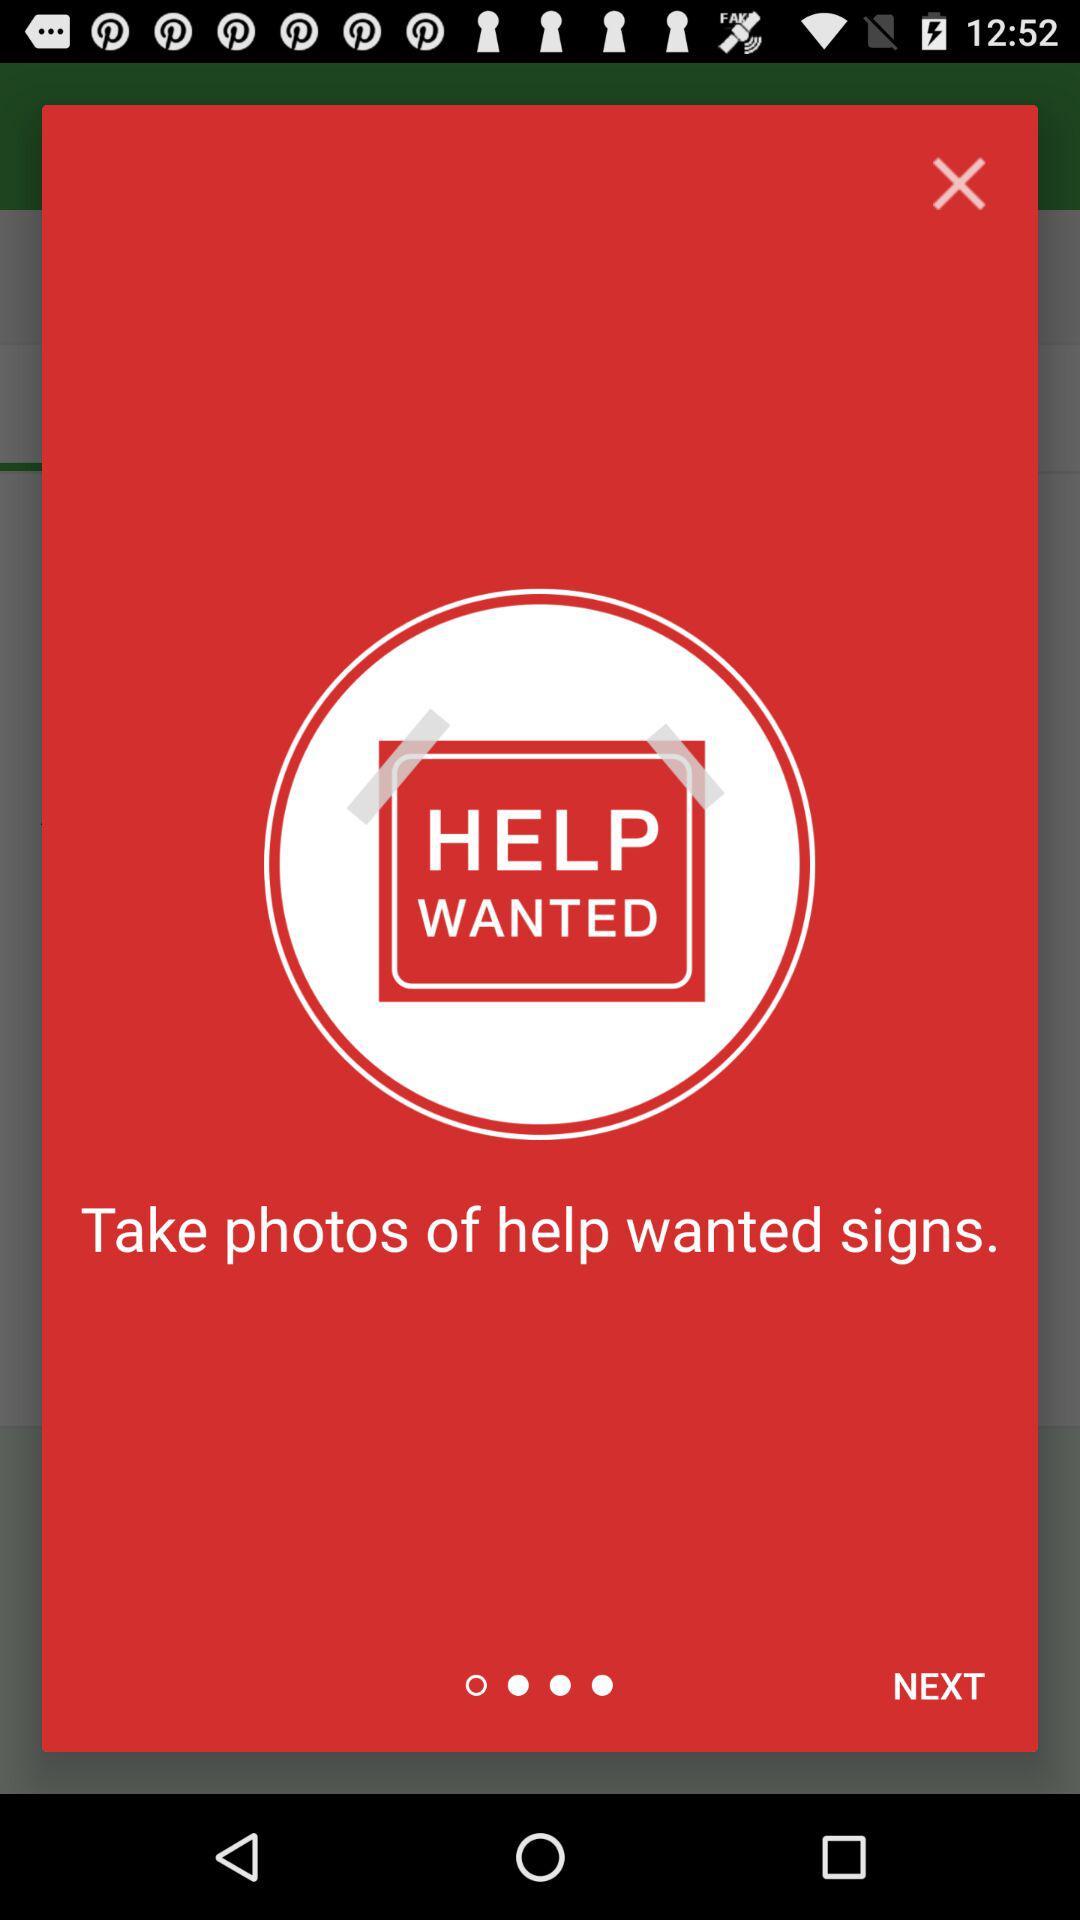 Image resolution: width=1080 pixels, height=1920 pixels. Describe the element at coordinates (938, 1684) in the screenshot. I see `the next at the bottom right corner` at that location.